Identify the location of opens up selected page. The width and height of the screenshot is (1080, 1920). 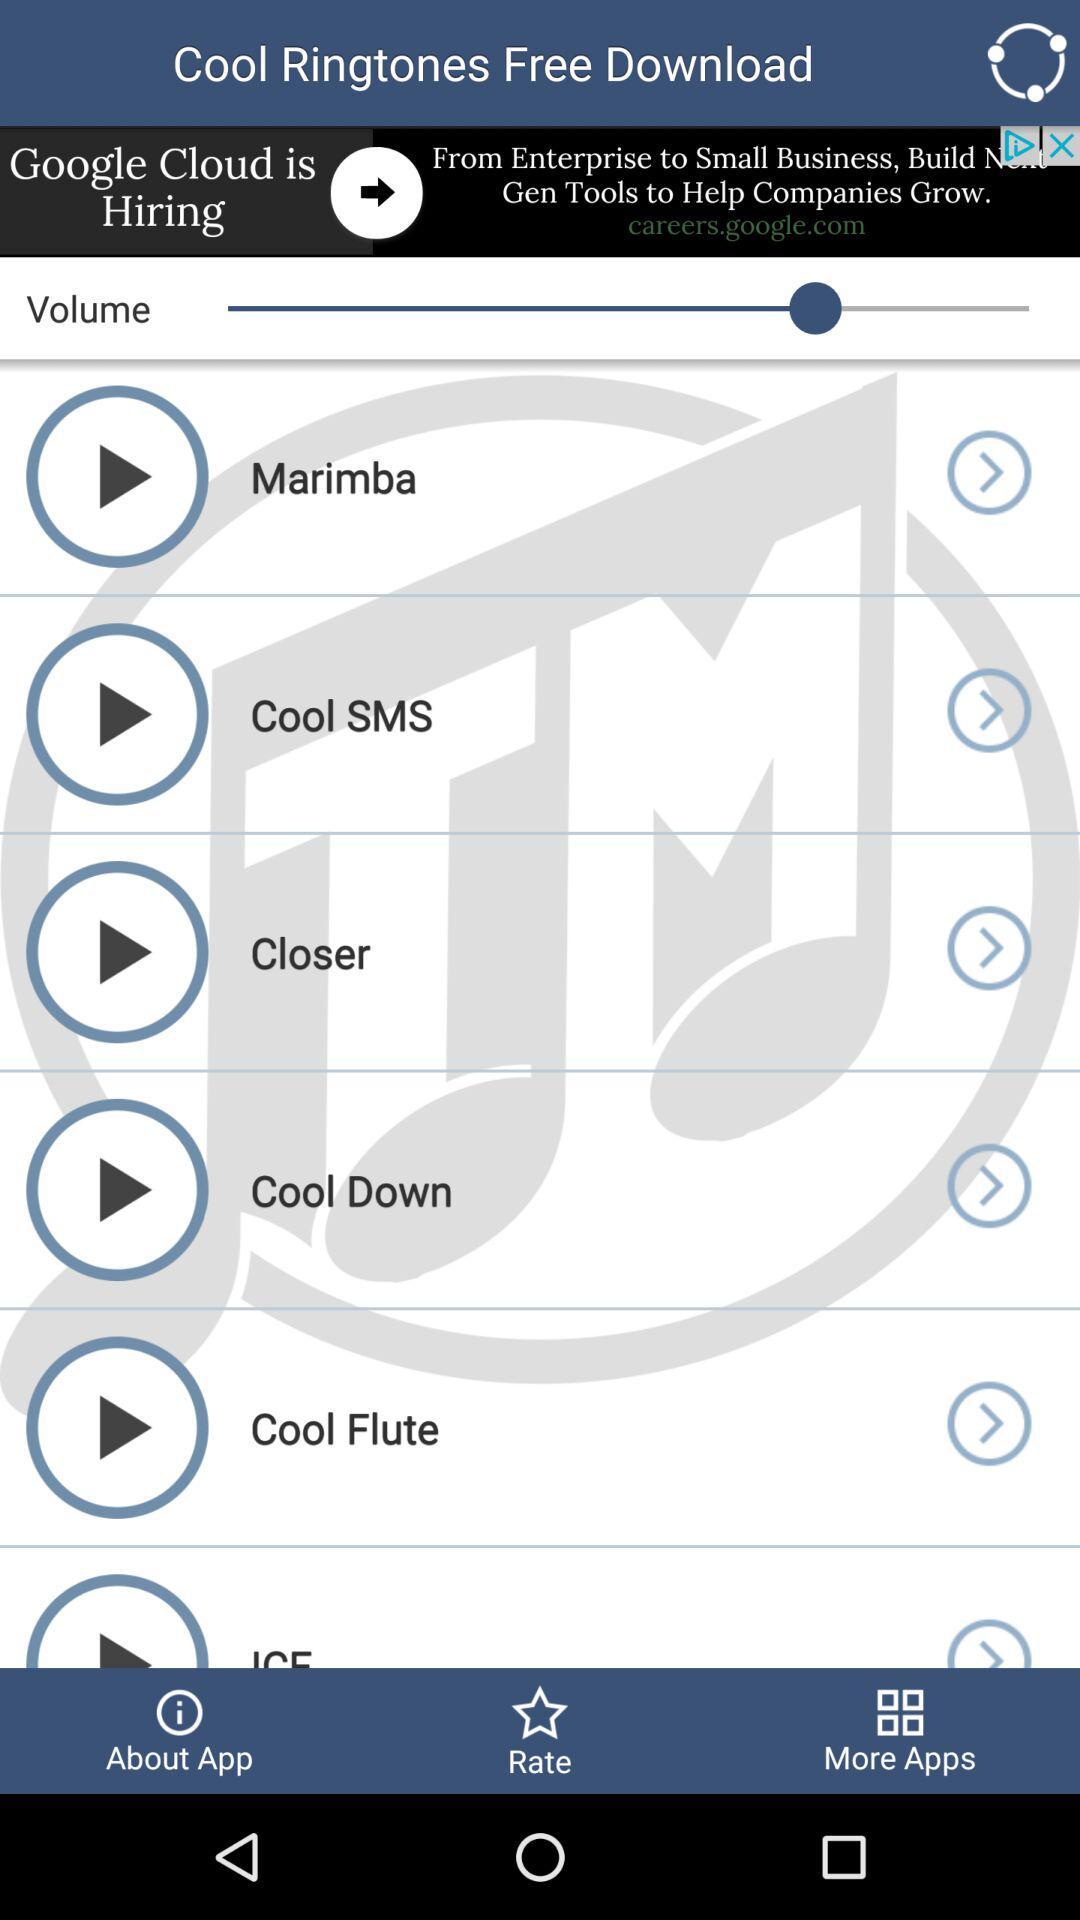
(987, 714).